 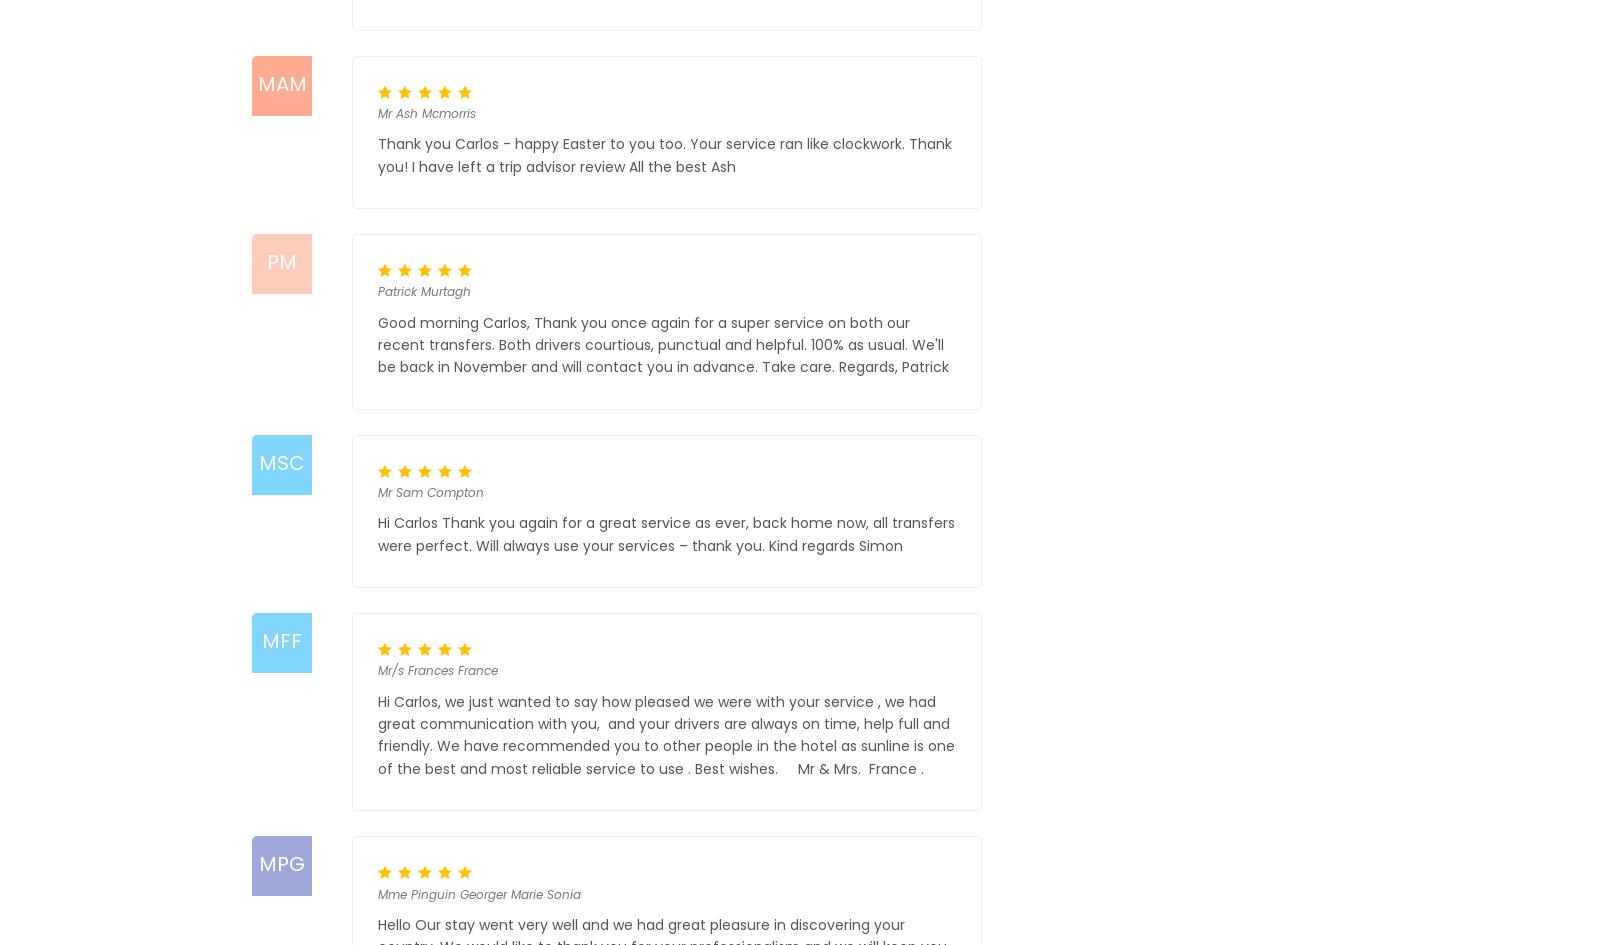 What do you see at coordinates (279, 462) in the screenshot?
I see `'MSC'` at bounding box center [279, 462].